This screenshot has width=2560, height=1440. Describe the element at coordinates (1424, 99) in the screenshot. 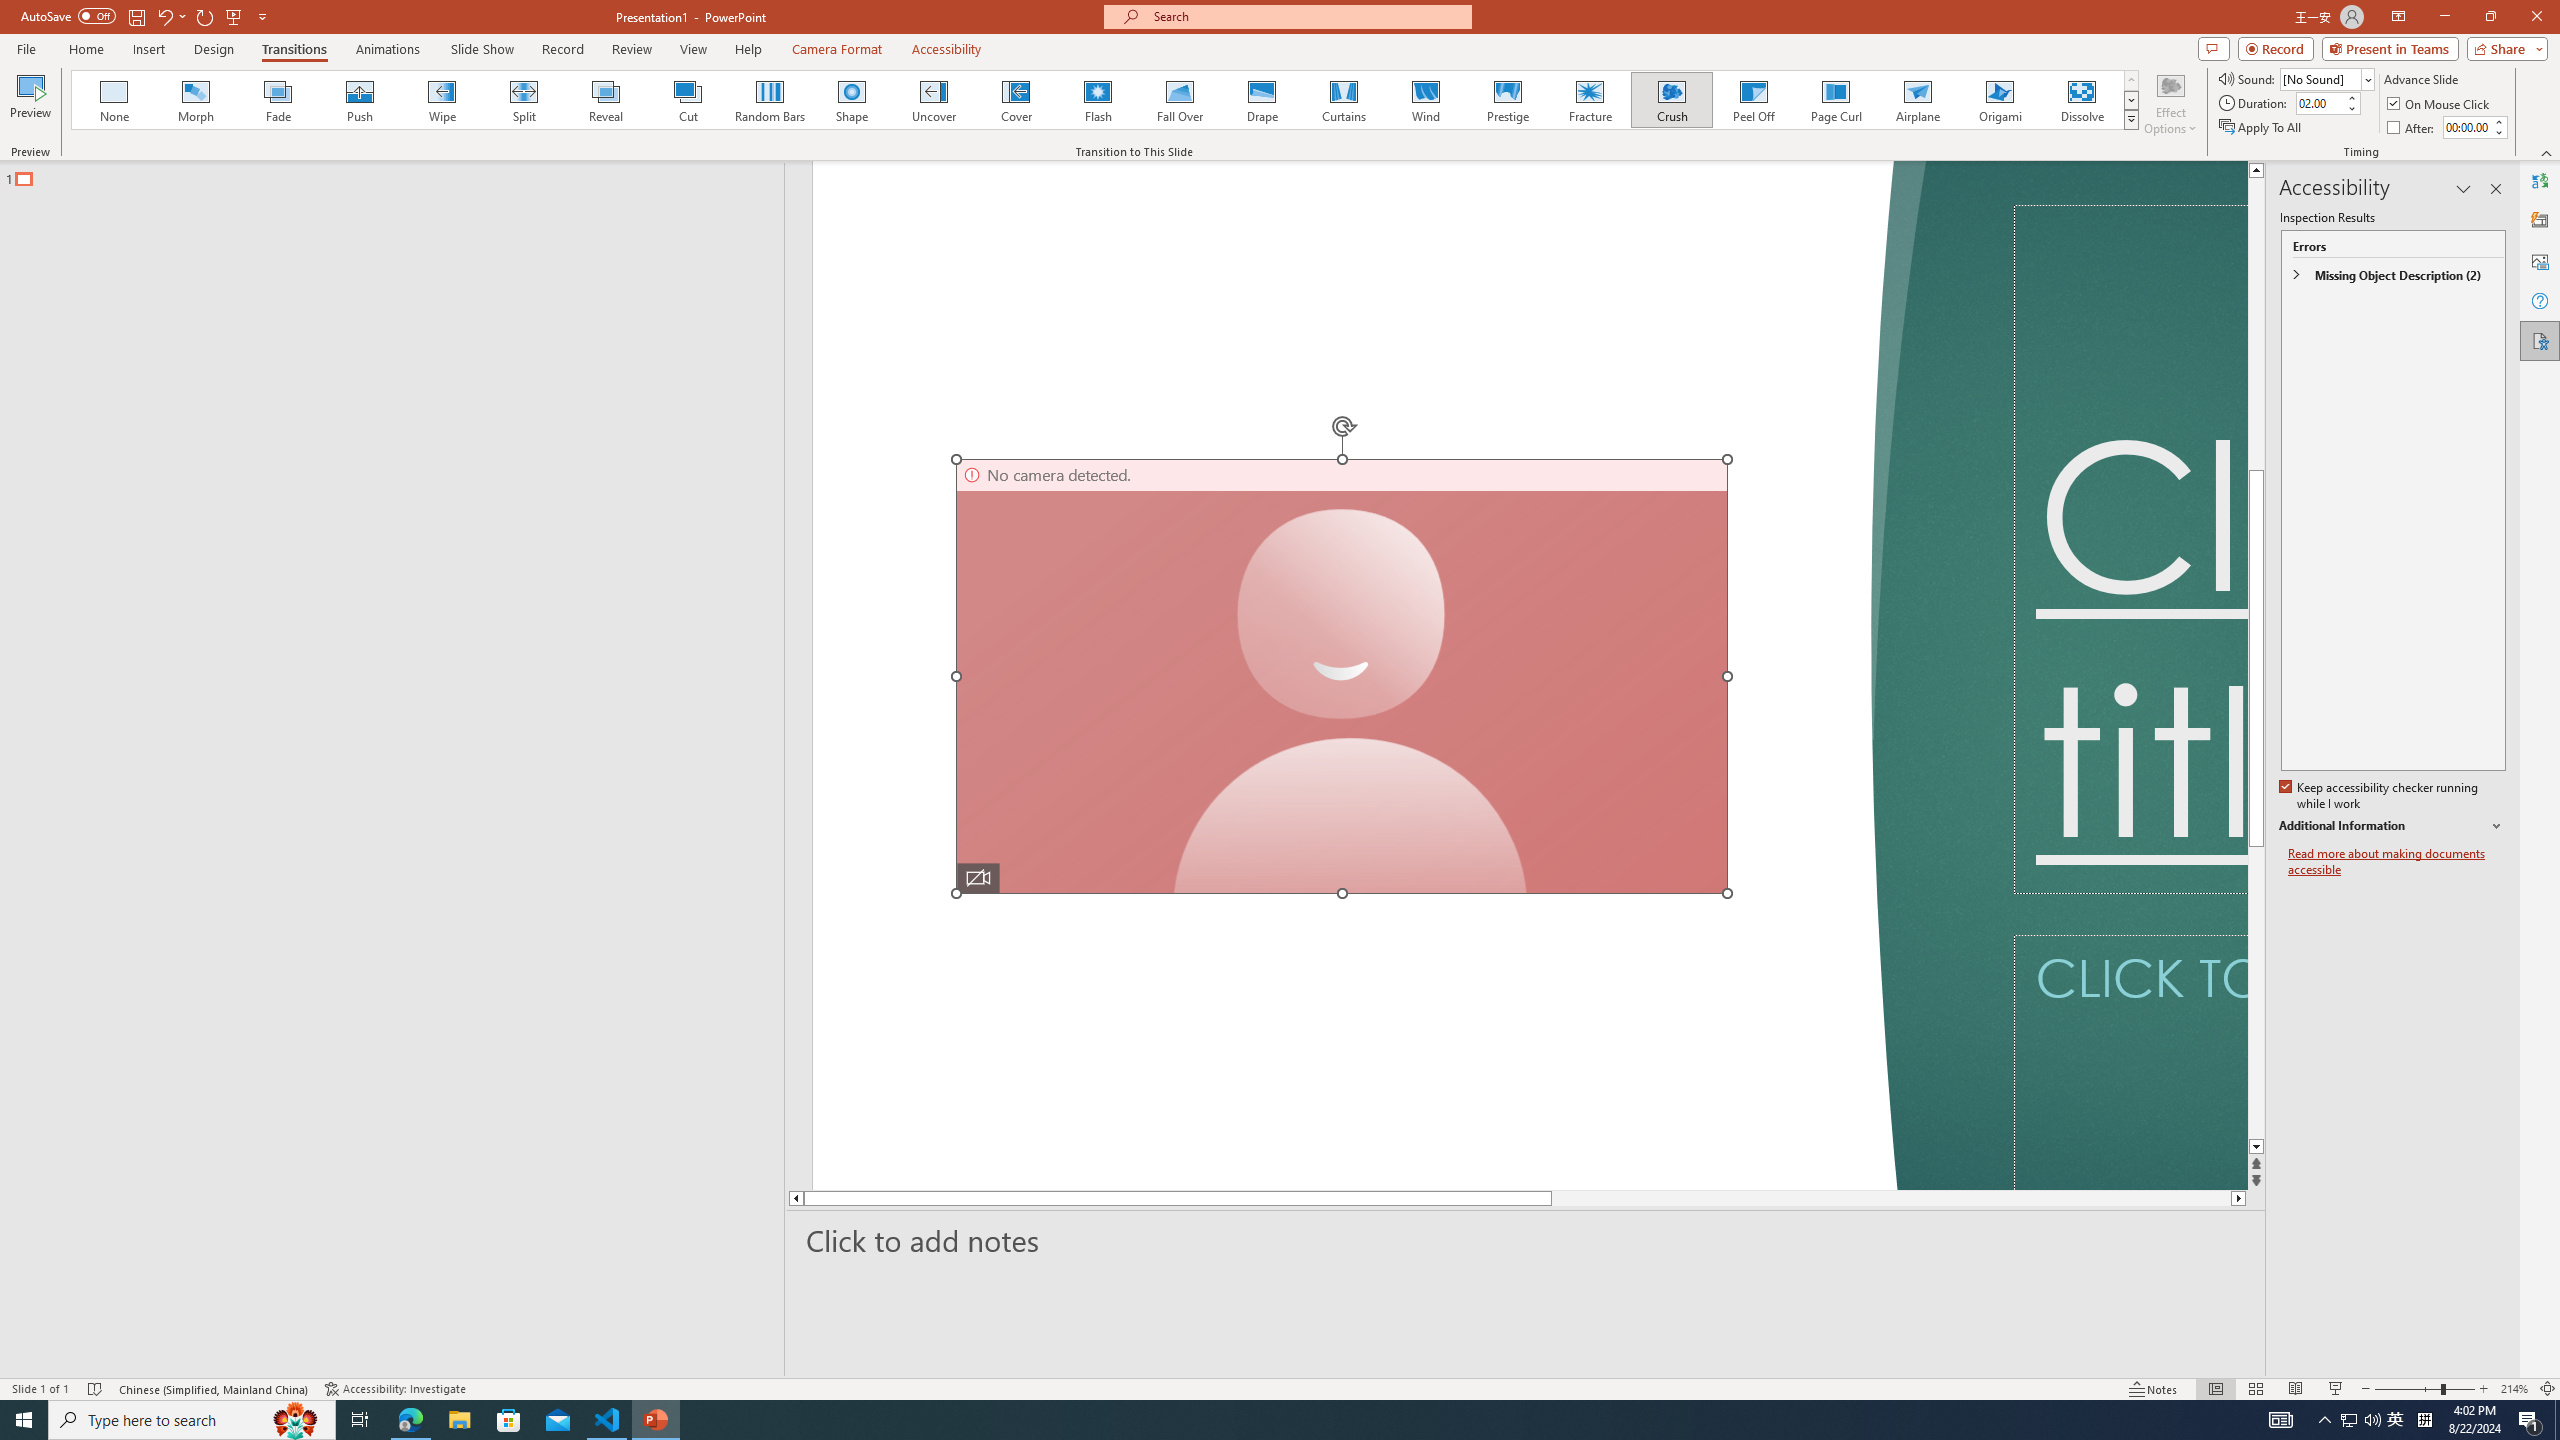

I see `'Wind'` at that location.